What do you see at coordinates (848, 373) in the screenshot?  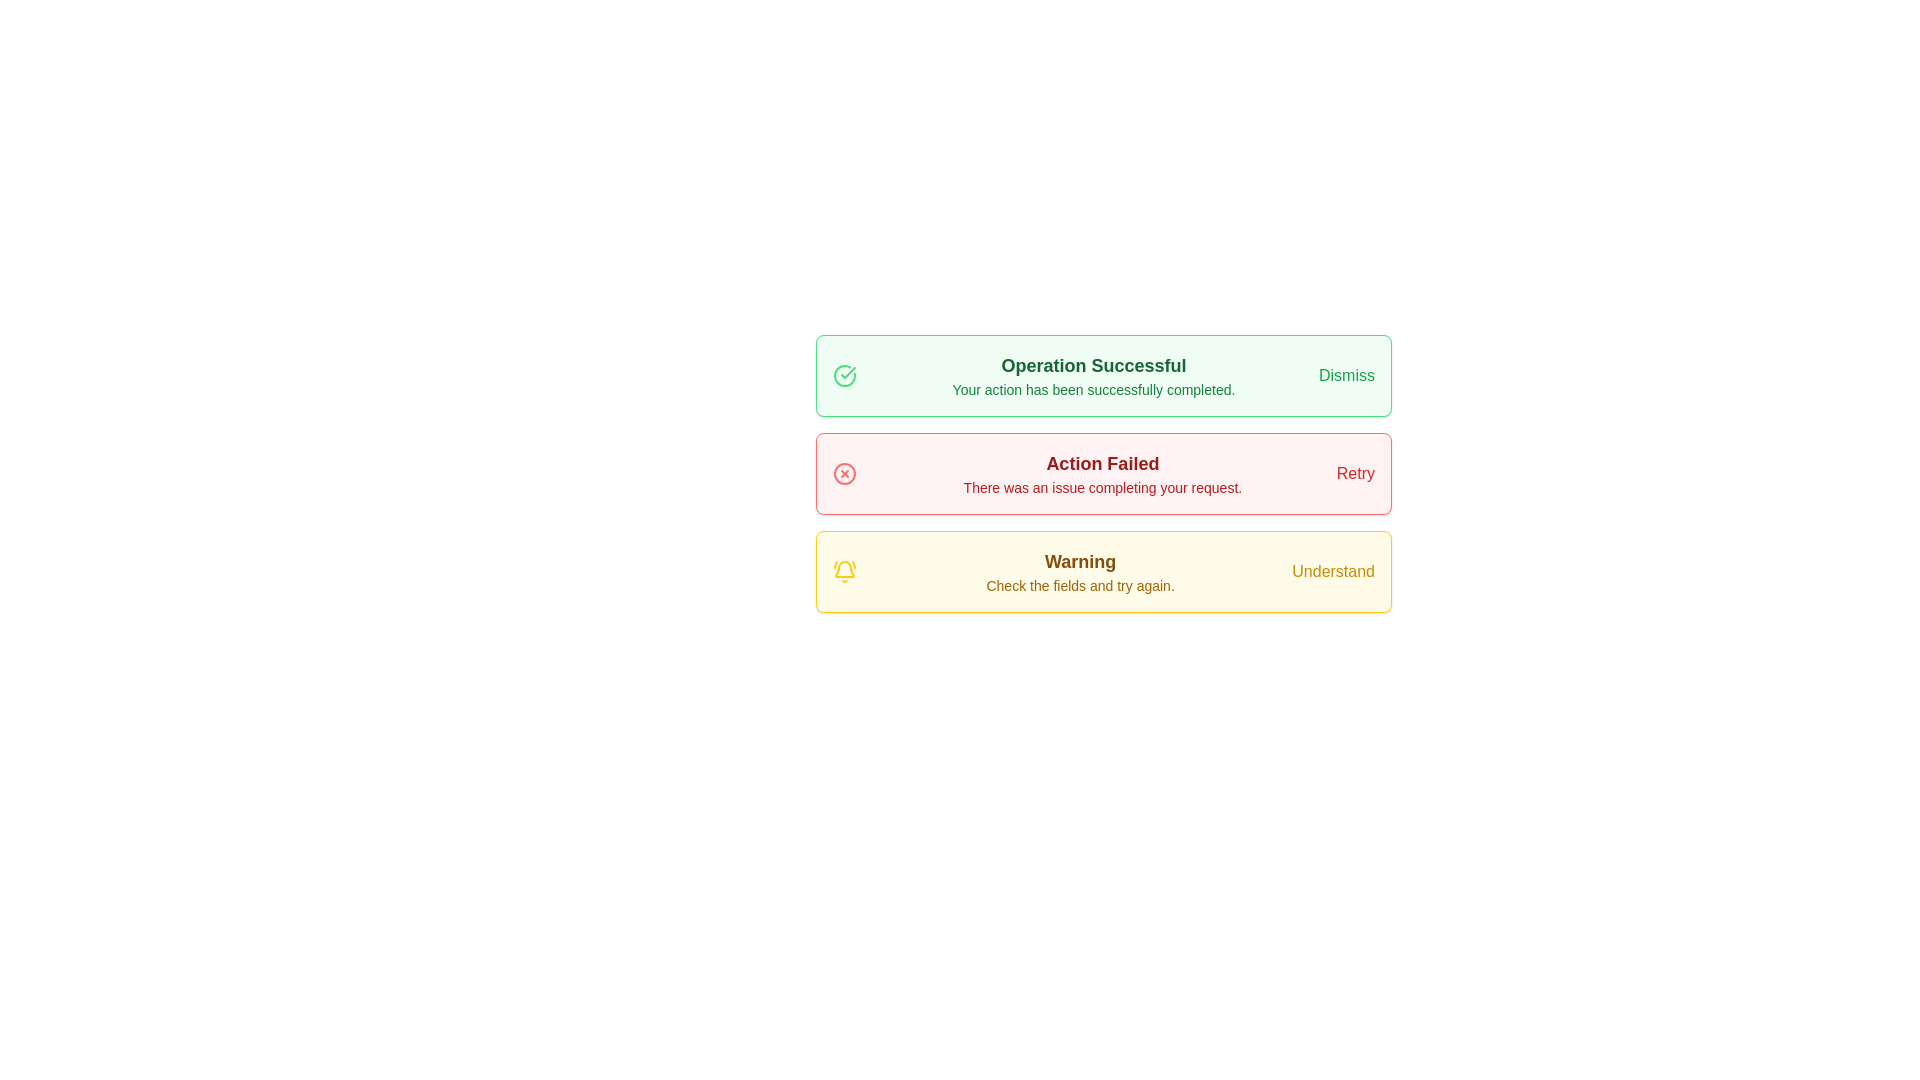 I see `the green checkmark icon indicating success, which is part of the success message notification bar aligned with the text 'Operation Successful'` at bounding box center [848, 373].